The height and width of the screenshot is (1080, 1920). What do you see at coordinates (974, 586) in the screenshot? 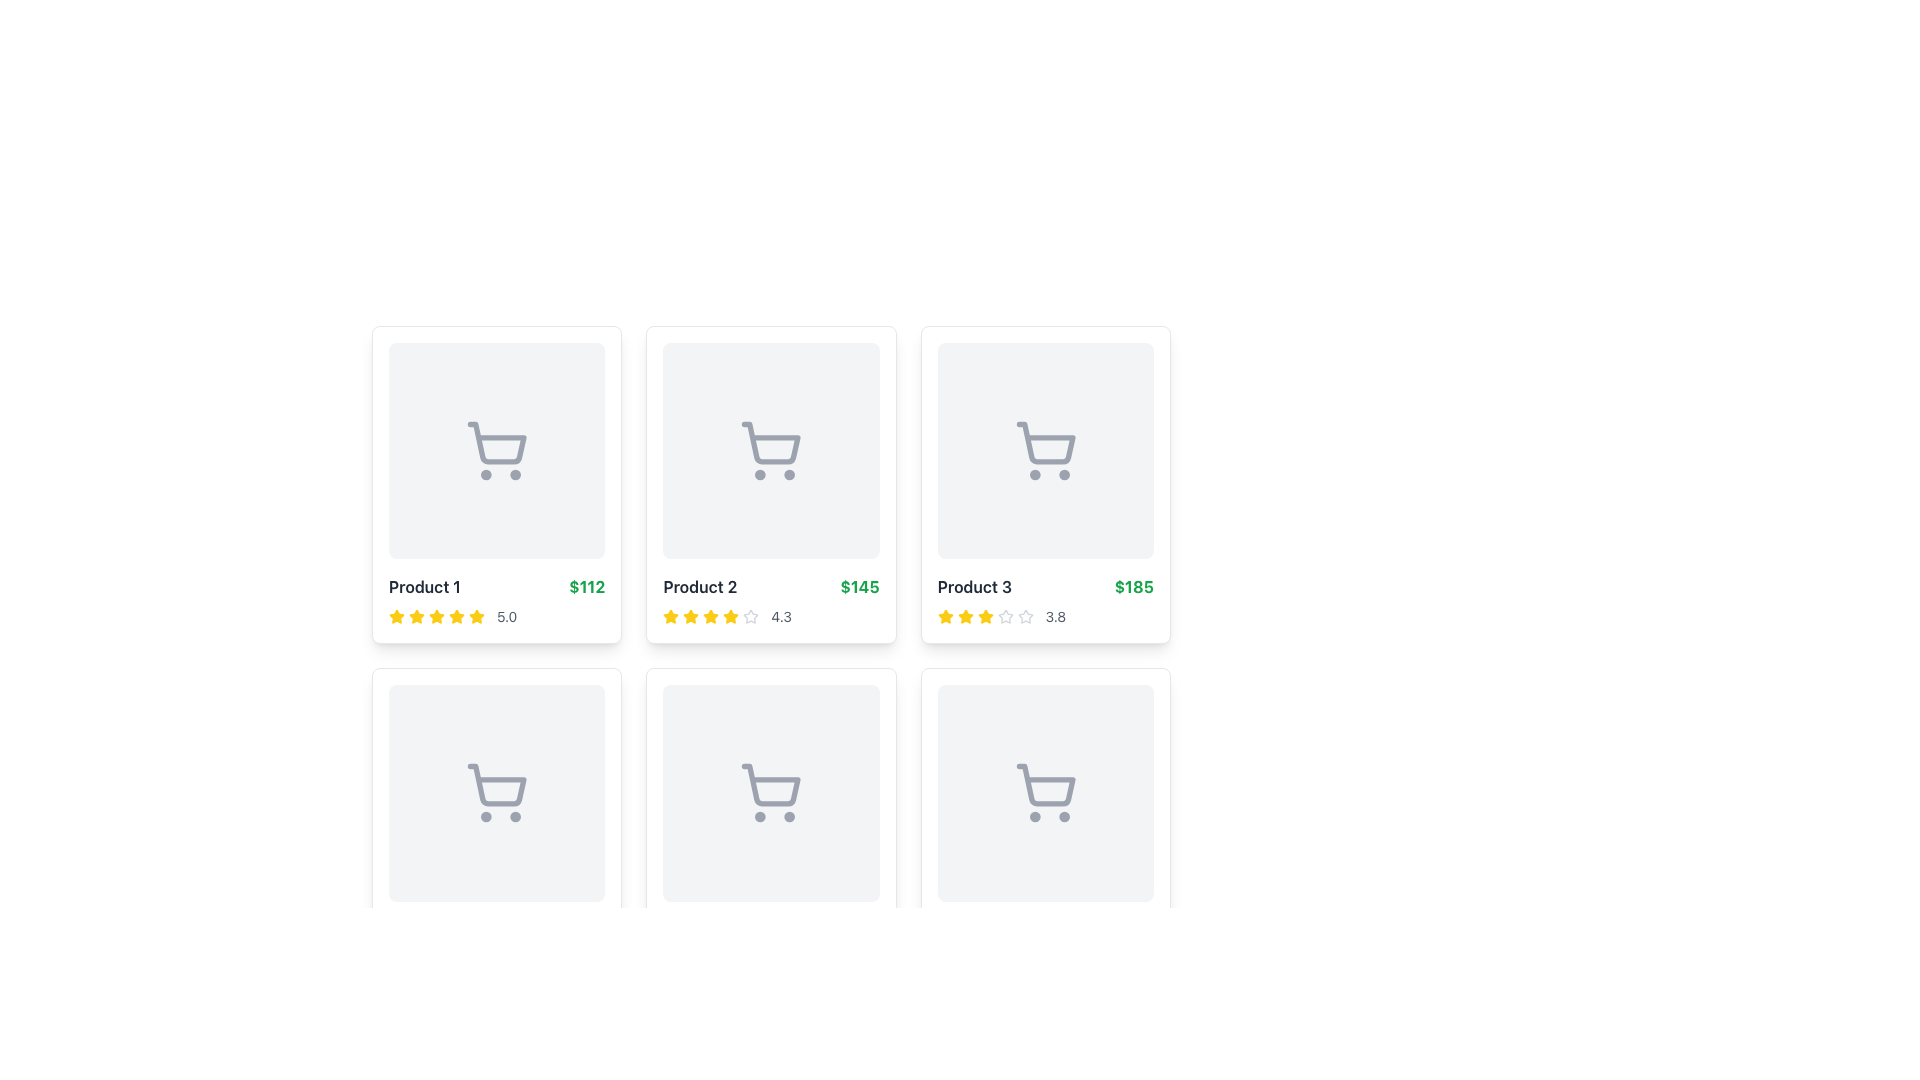
I see `the 'Product 3' text label, which is displayed in bold dark font and located in the top-right section of the grid layout, adjacent to the price indicator` at bounding box center [974, 586].